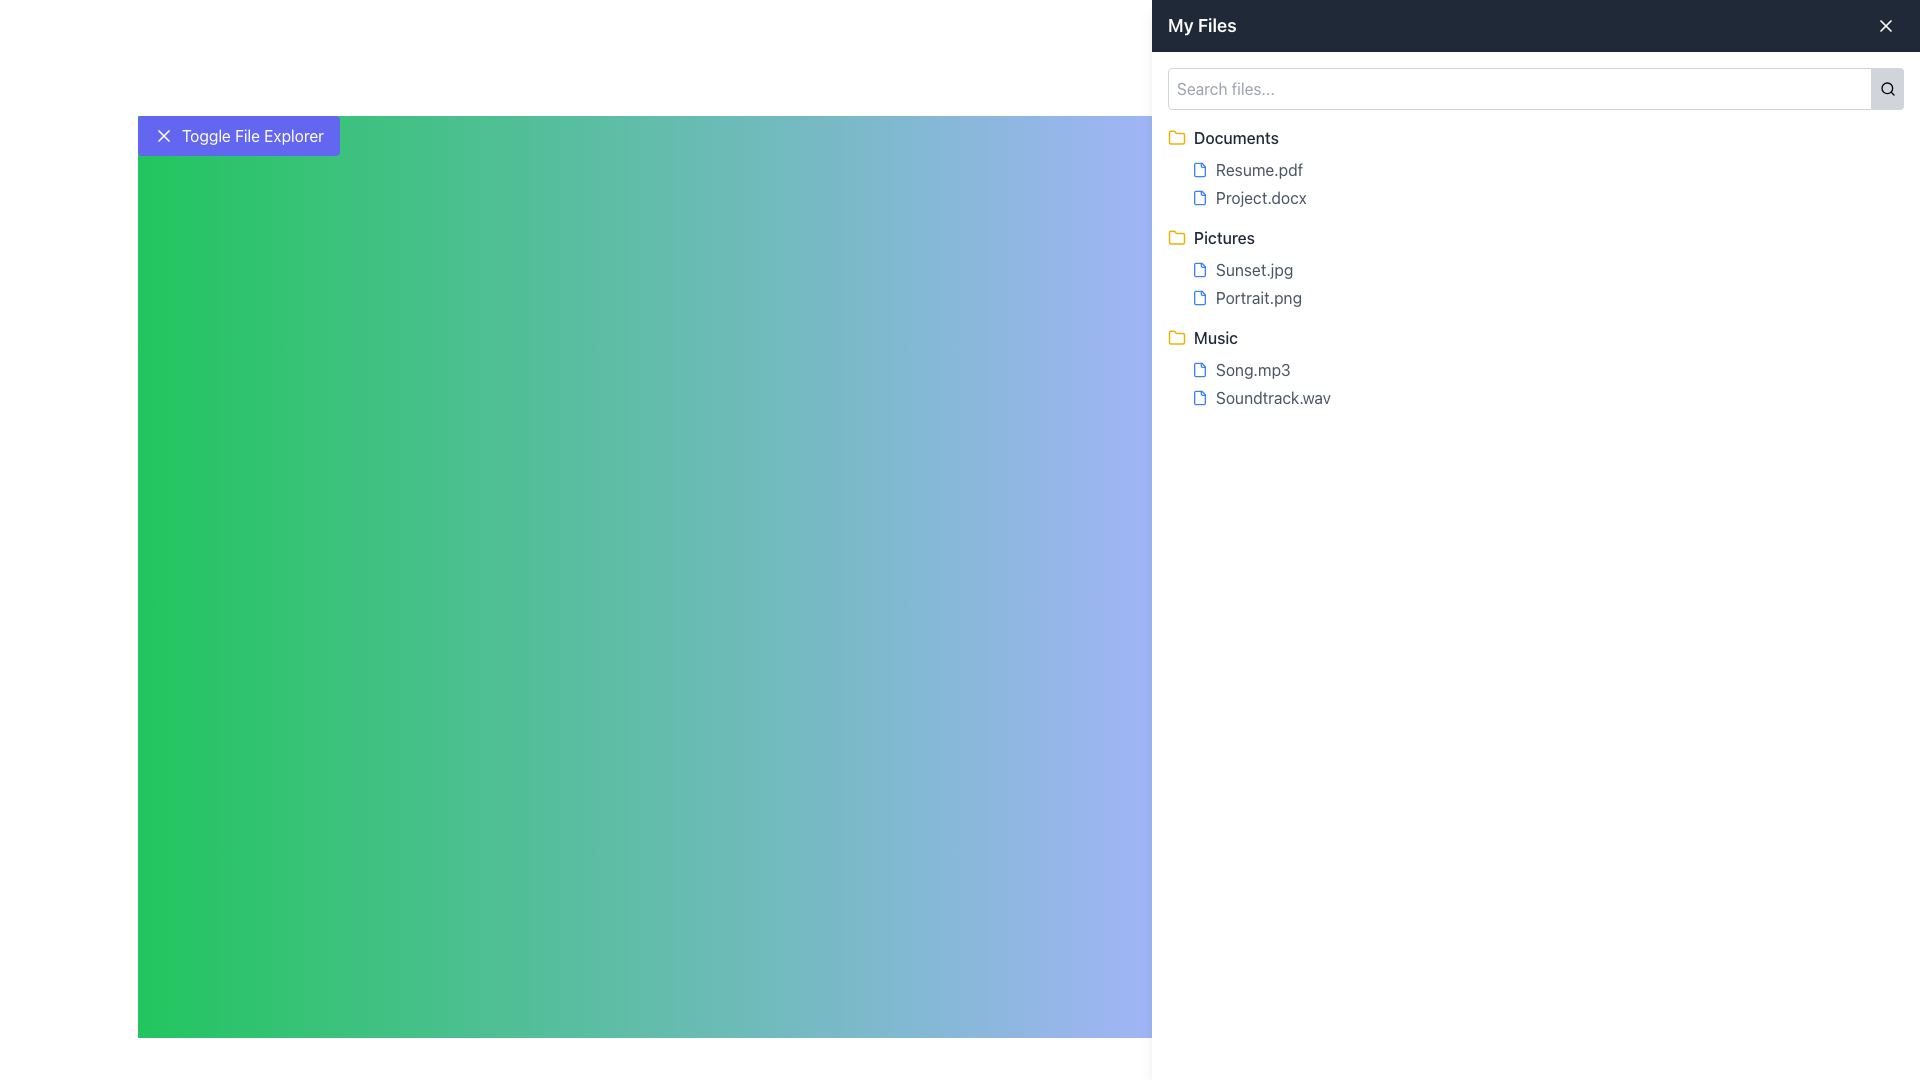 The width and height of the screenshot is (1920, 1080). Describe the element at coordinates (1176, 337) in the screenshot. I see `the yellow folder icon next to the label 'Music' in the file list` at that location.